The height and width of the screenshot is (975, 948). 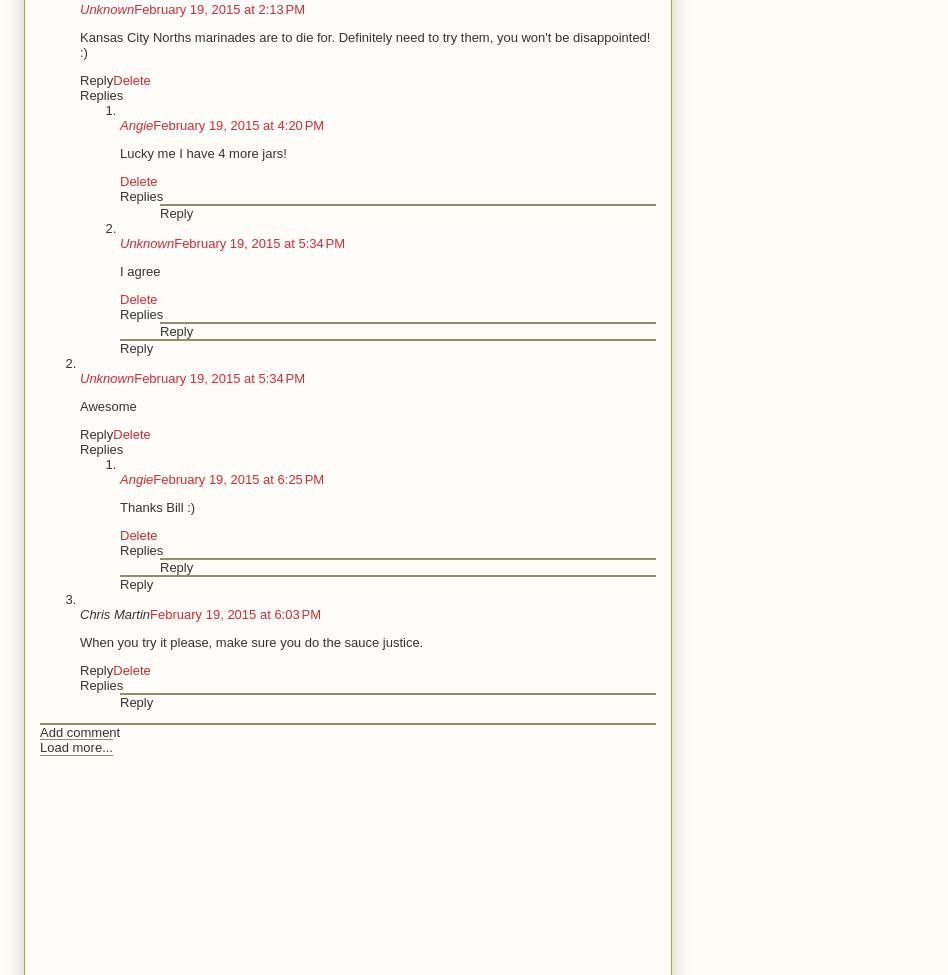 I want to click on 'February 19, 2015 at 6:03 PM', so click(x=234, y=614).